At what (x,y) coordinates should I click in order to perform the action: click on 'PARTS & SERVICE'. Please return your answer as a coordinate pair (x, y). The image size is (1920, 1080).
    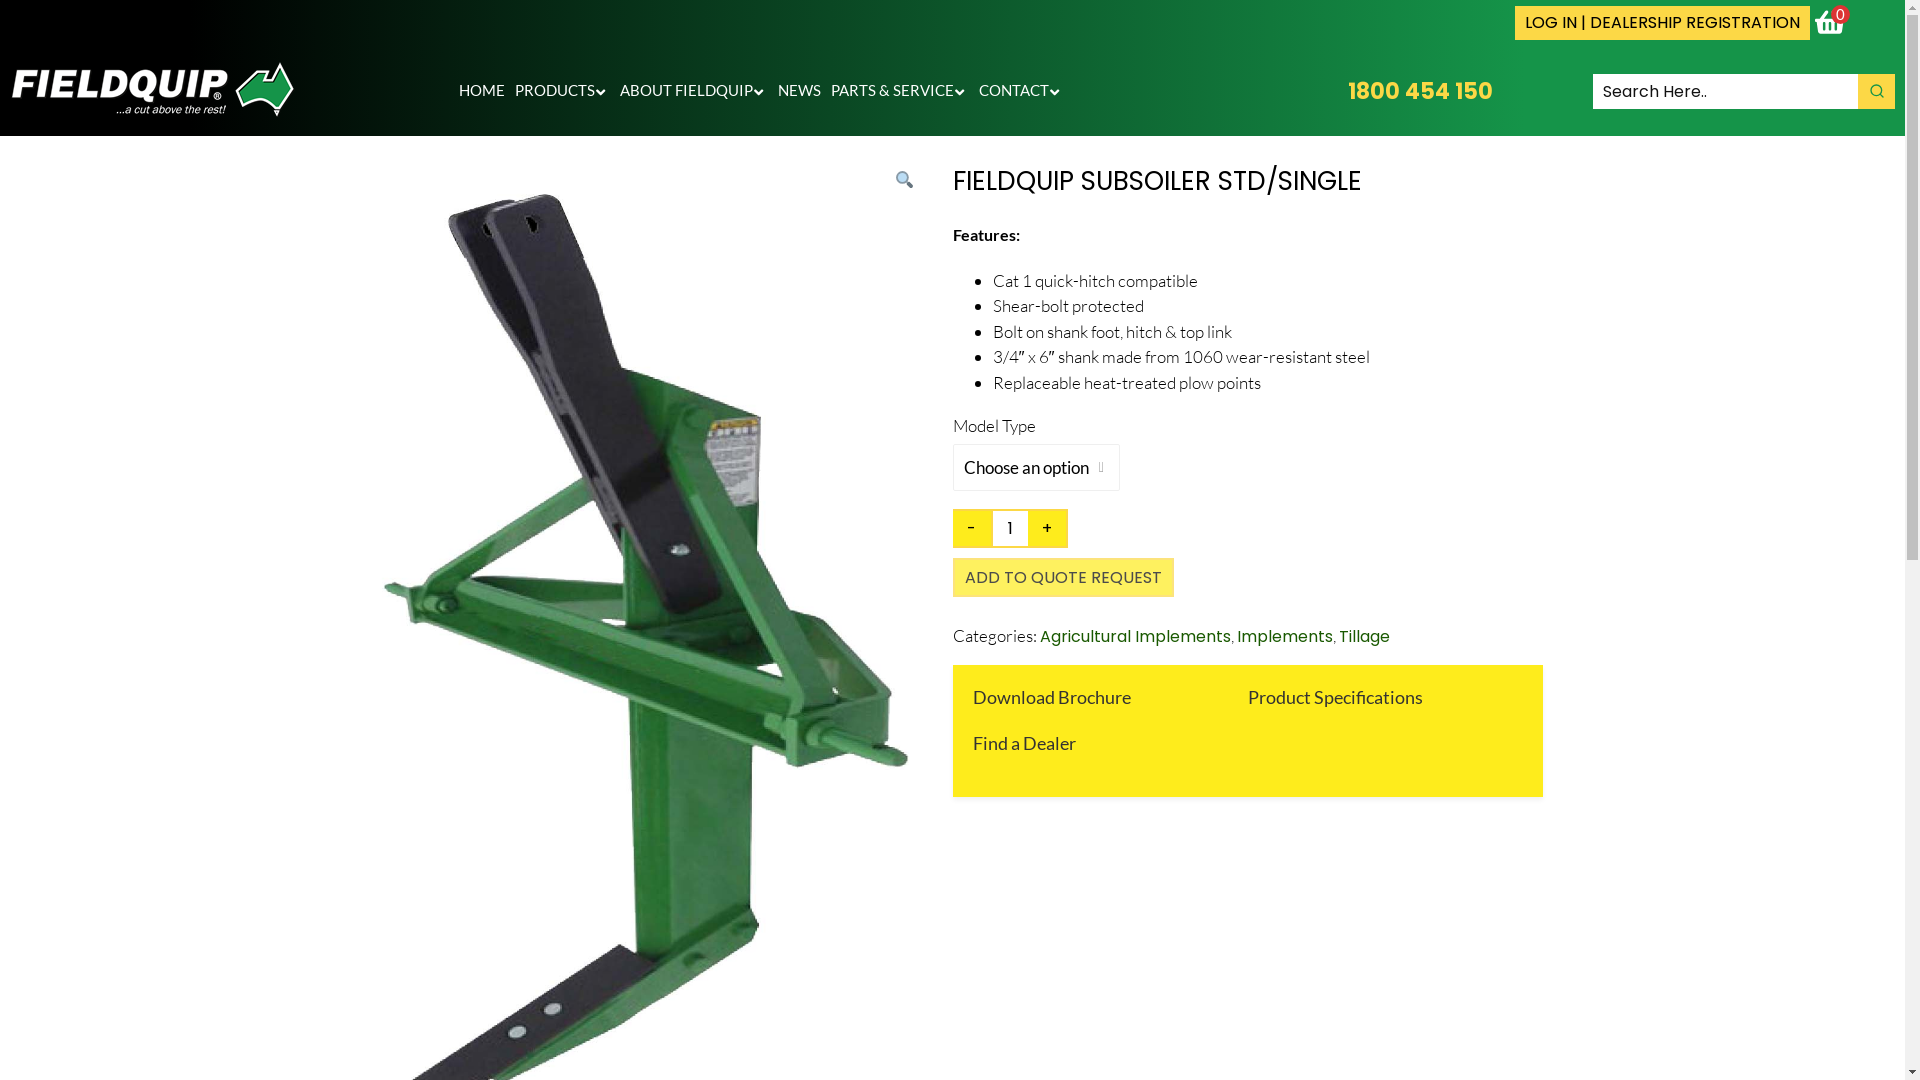
    Looking at the image, I should click on (899, 91).